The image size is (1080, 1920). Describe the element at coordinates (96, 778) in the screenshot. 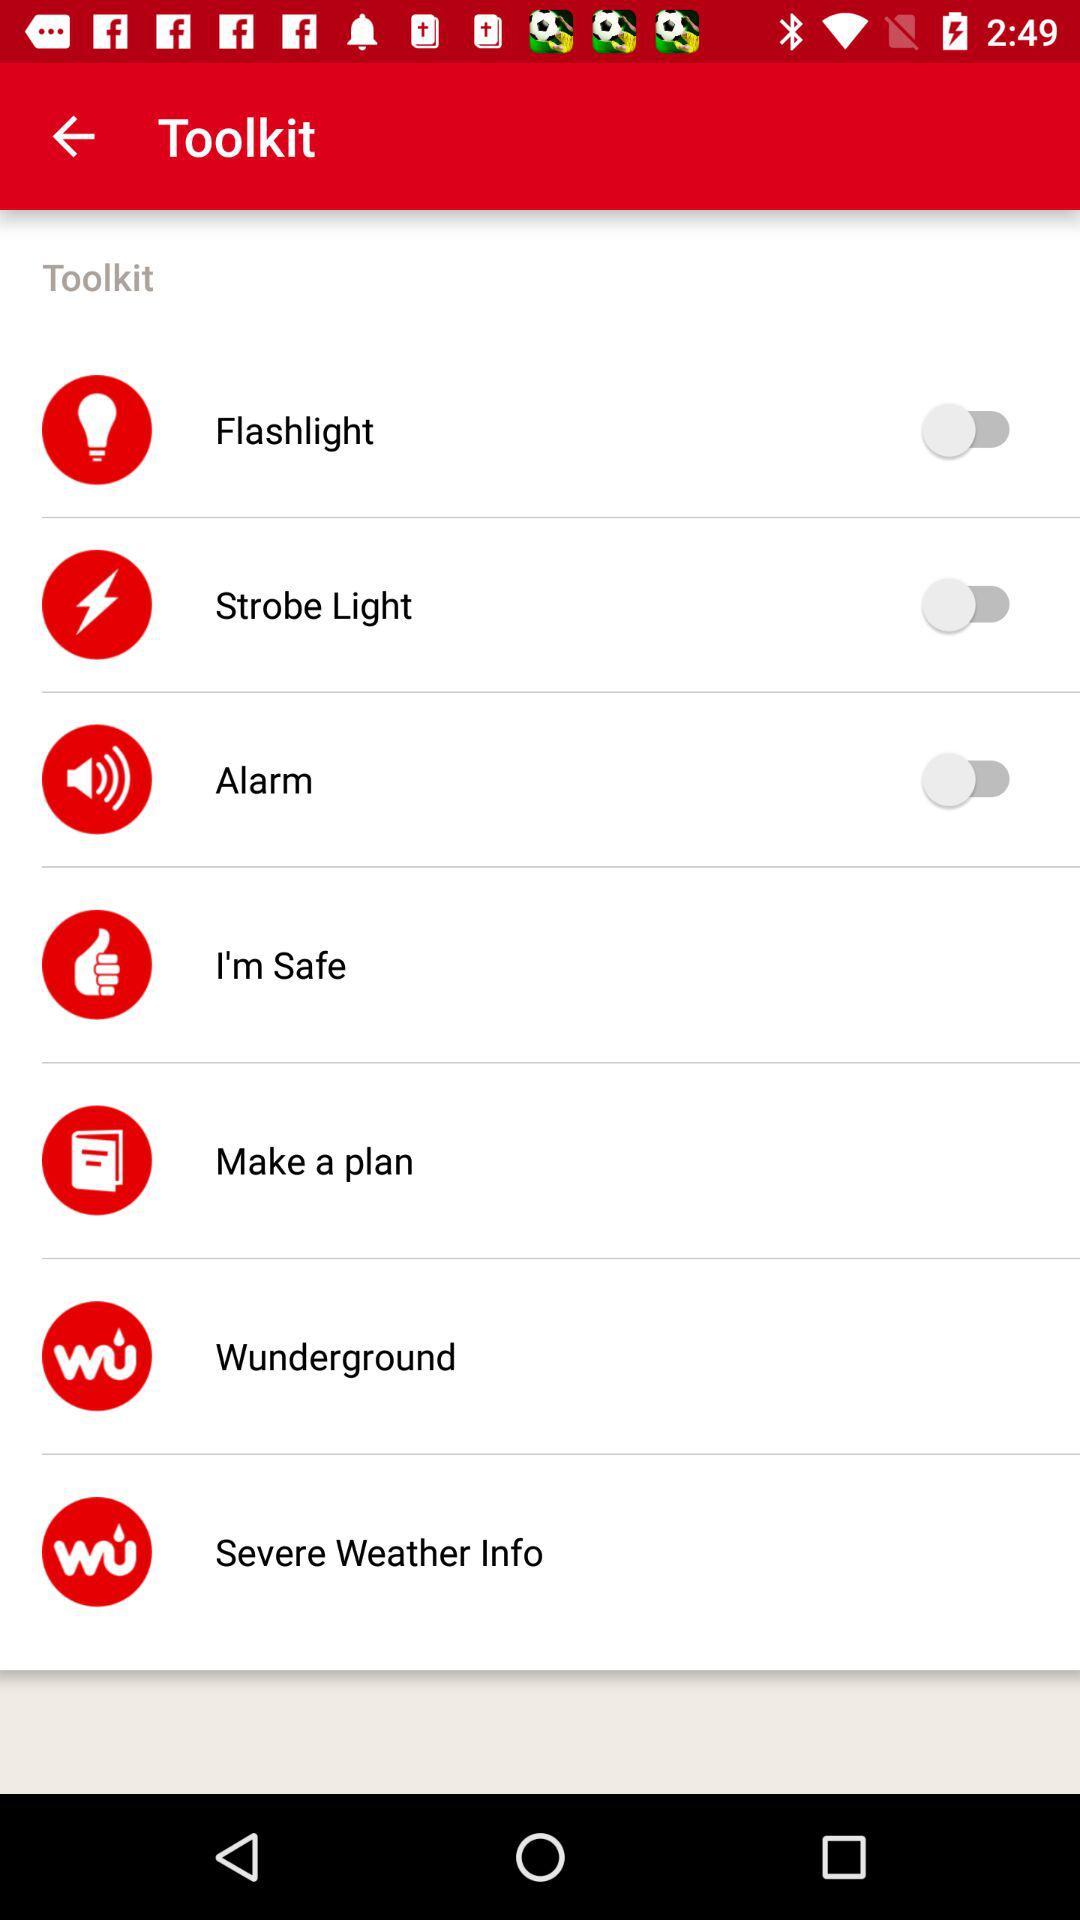

I see `the symbol beside alarm` at that location.